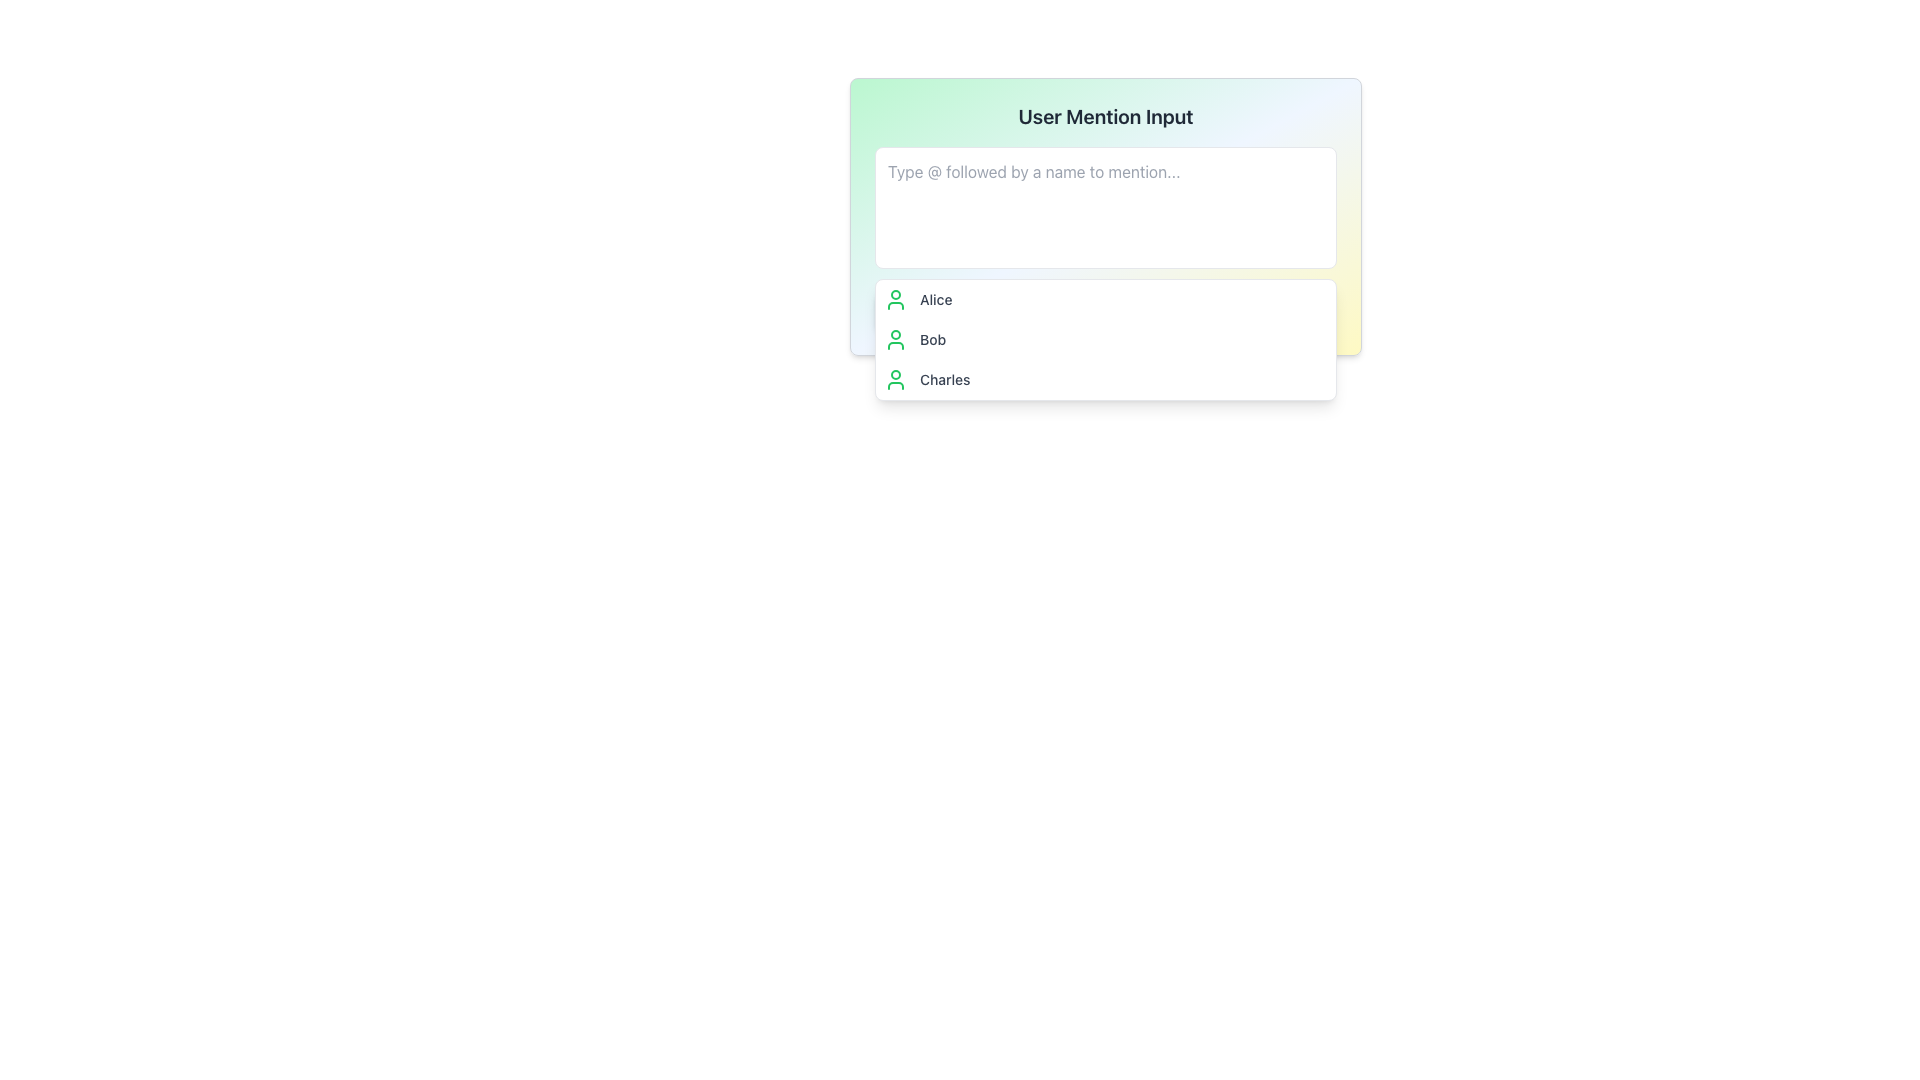 Image resolution: width=1920 pixels, height=1080 pixels. What do you see at coordinates (932, 338) in the screenshot?
I see `the user mention label identifying 'Bob' in the selection interface, which is the second entry in the vertical list, positioned between 'Alice' and 'Charles'` at bounding box center [932, 338].